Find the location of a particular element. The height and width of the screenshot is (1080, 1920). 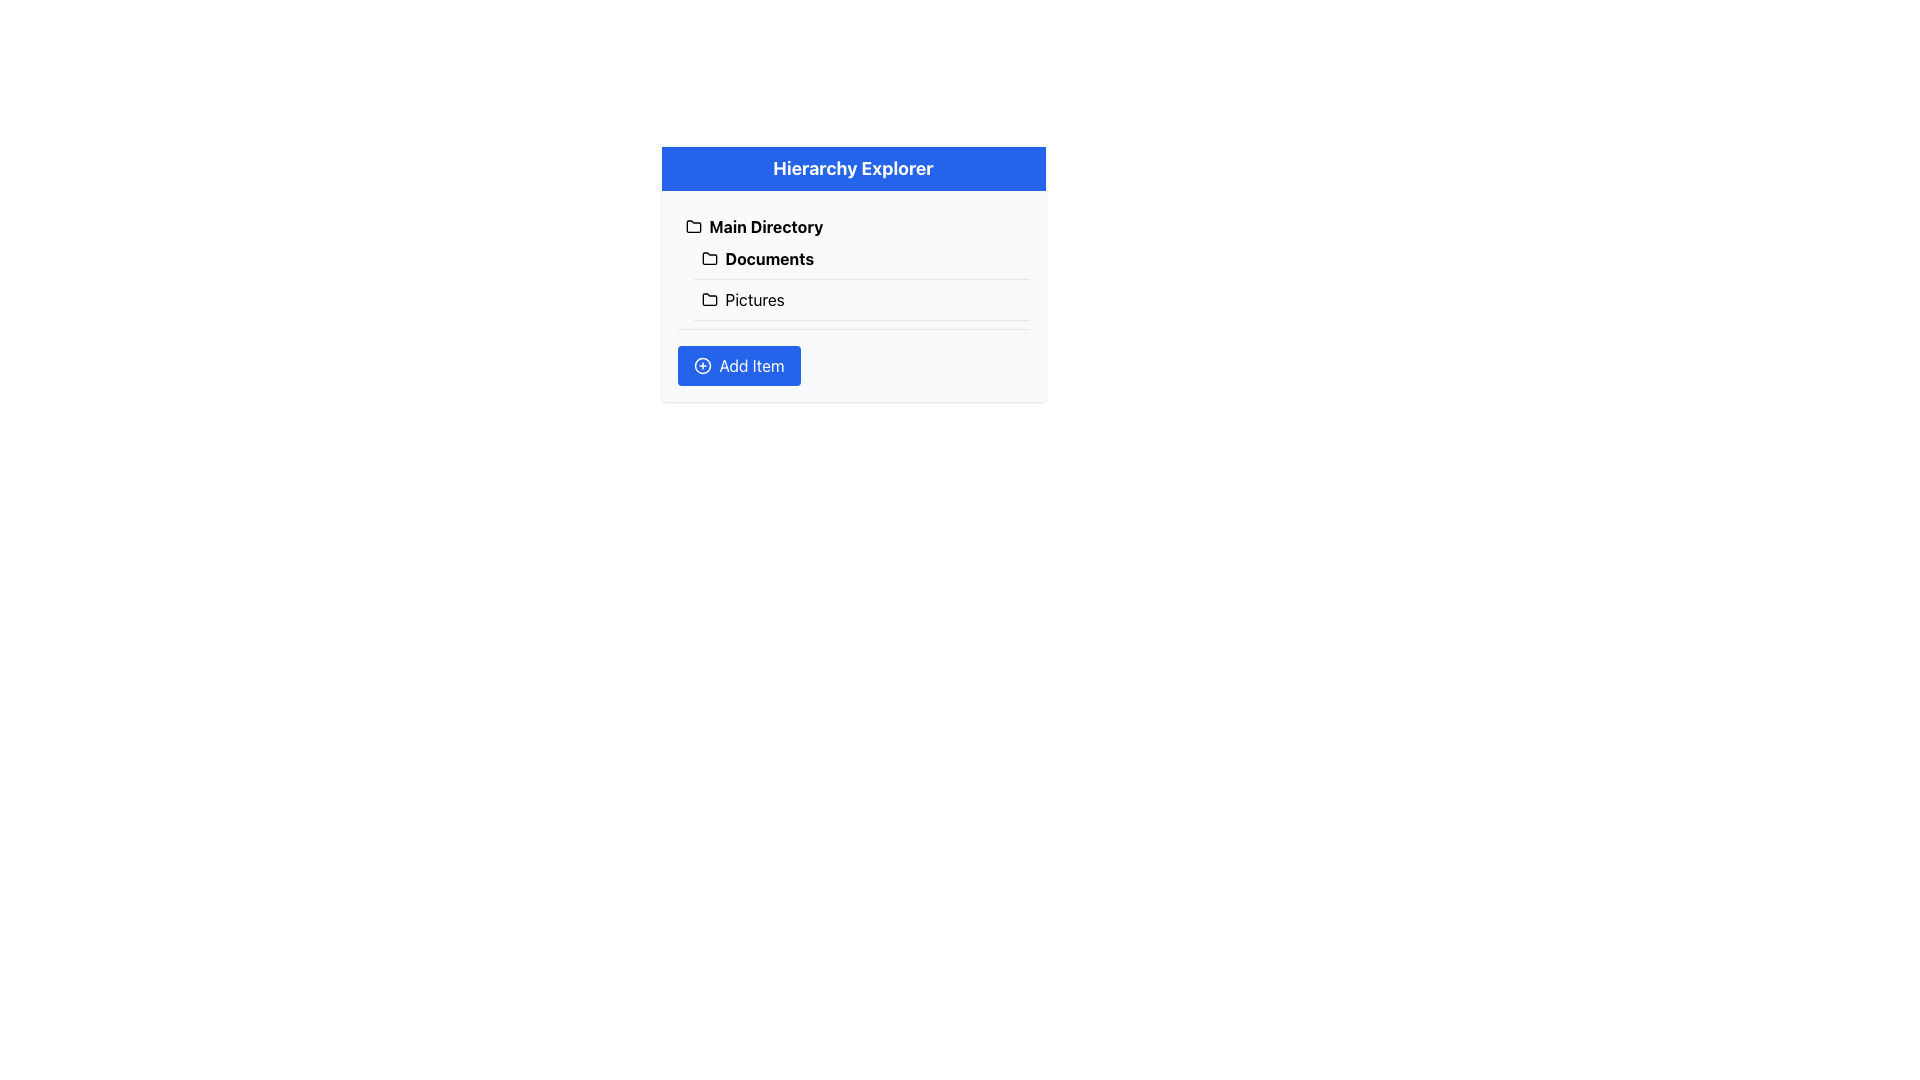

the clickable list item labeled 'Pictures' located in the 'Hierarchy Explorer' section is located at coordinates (861, 300).